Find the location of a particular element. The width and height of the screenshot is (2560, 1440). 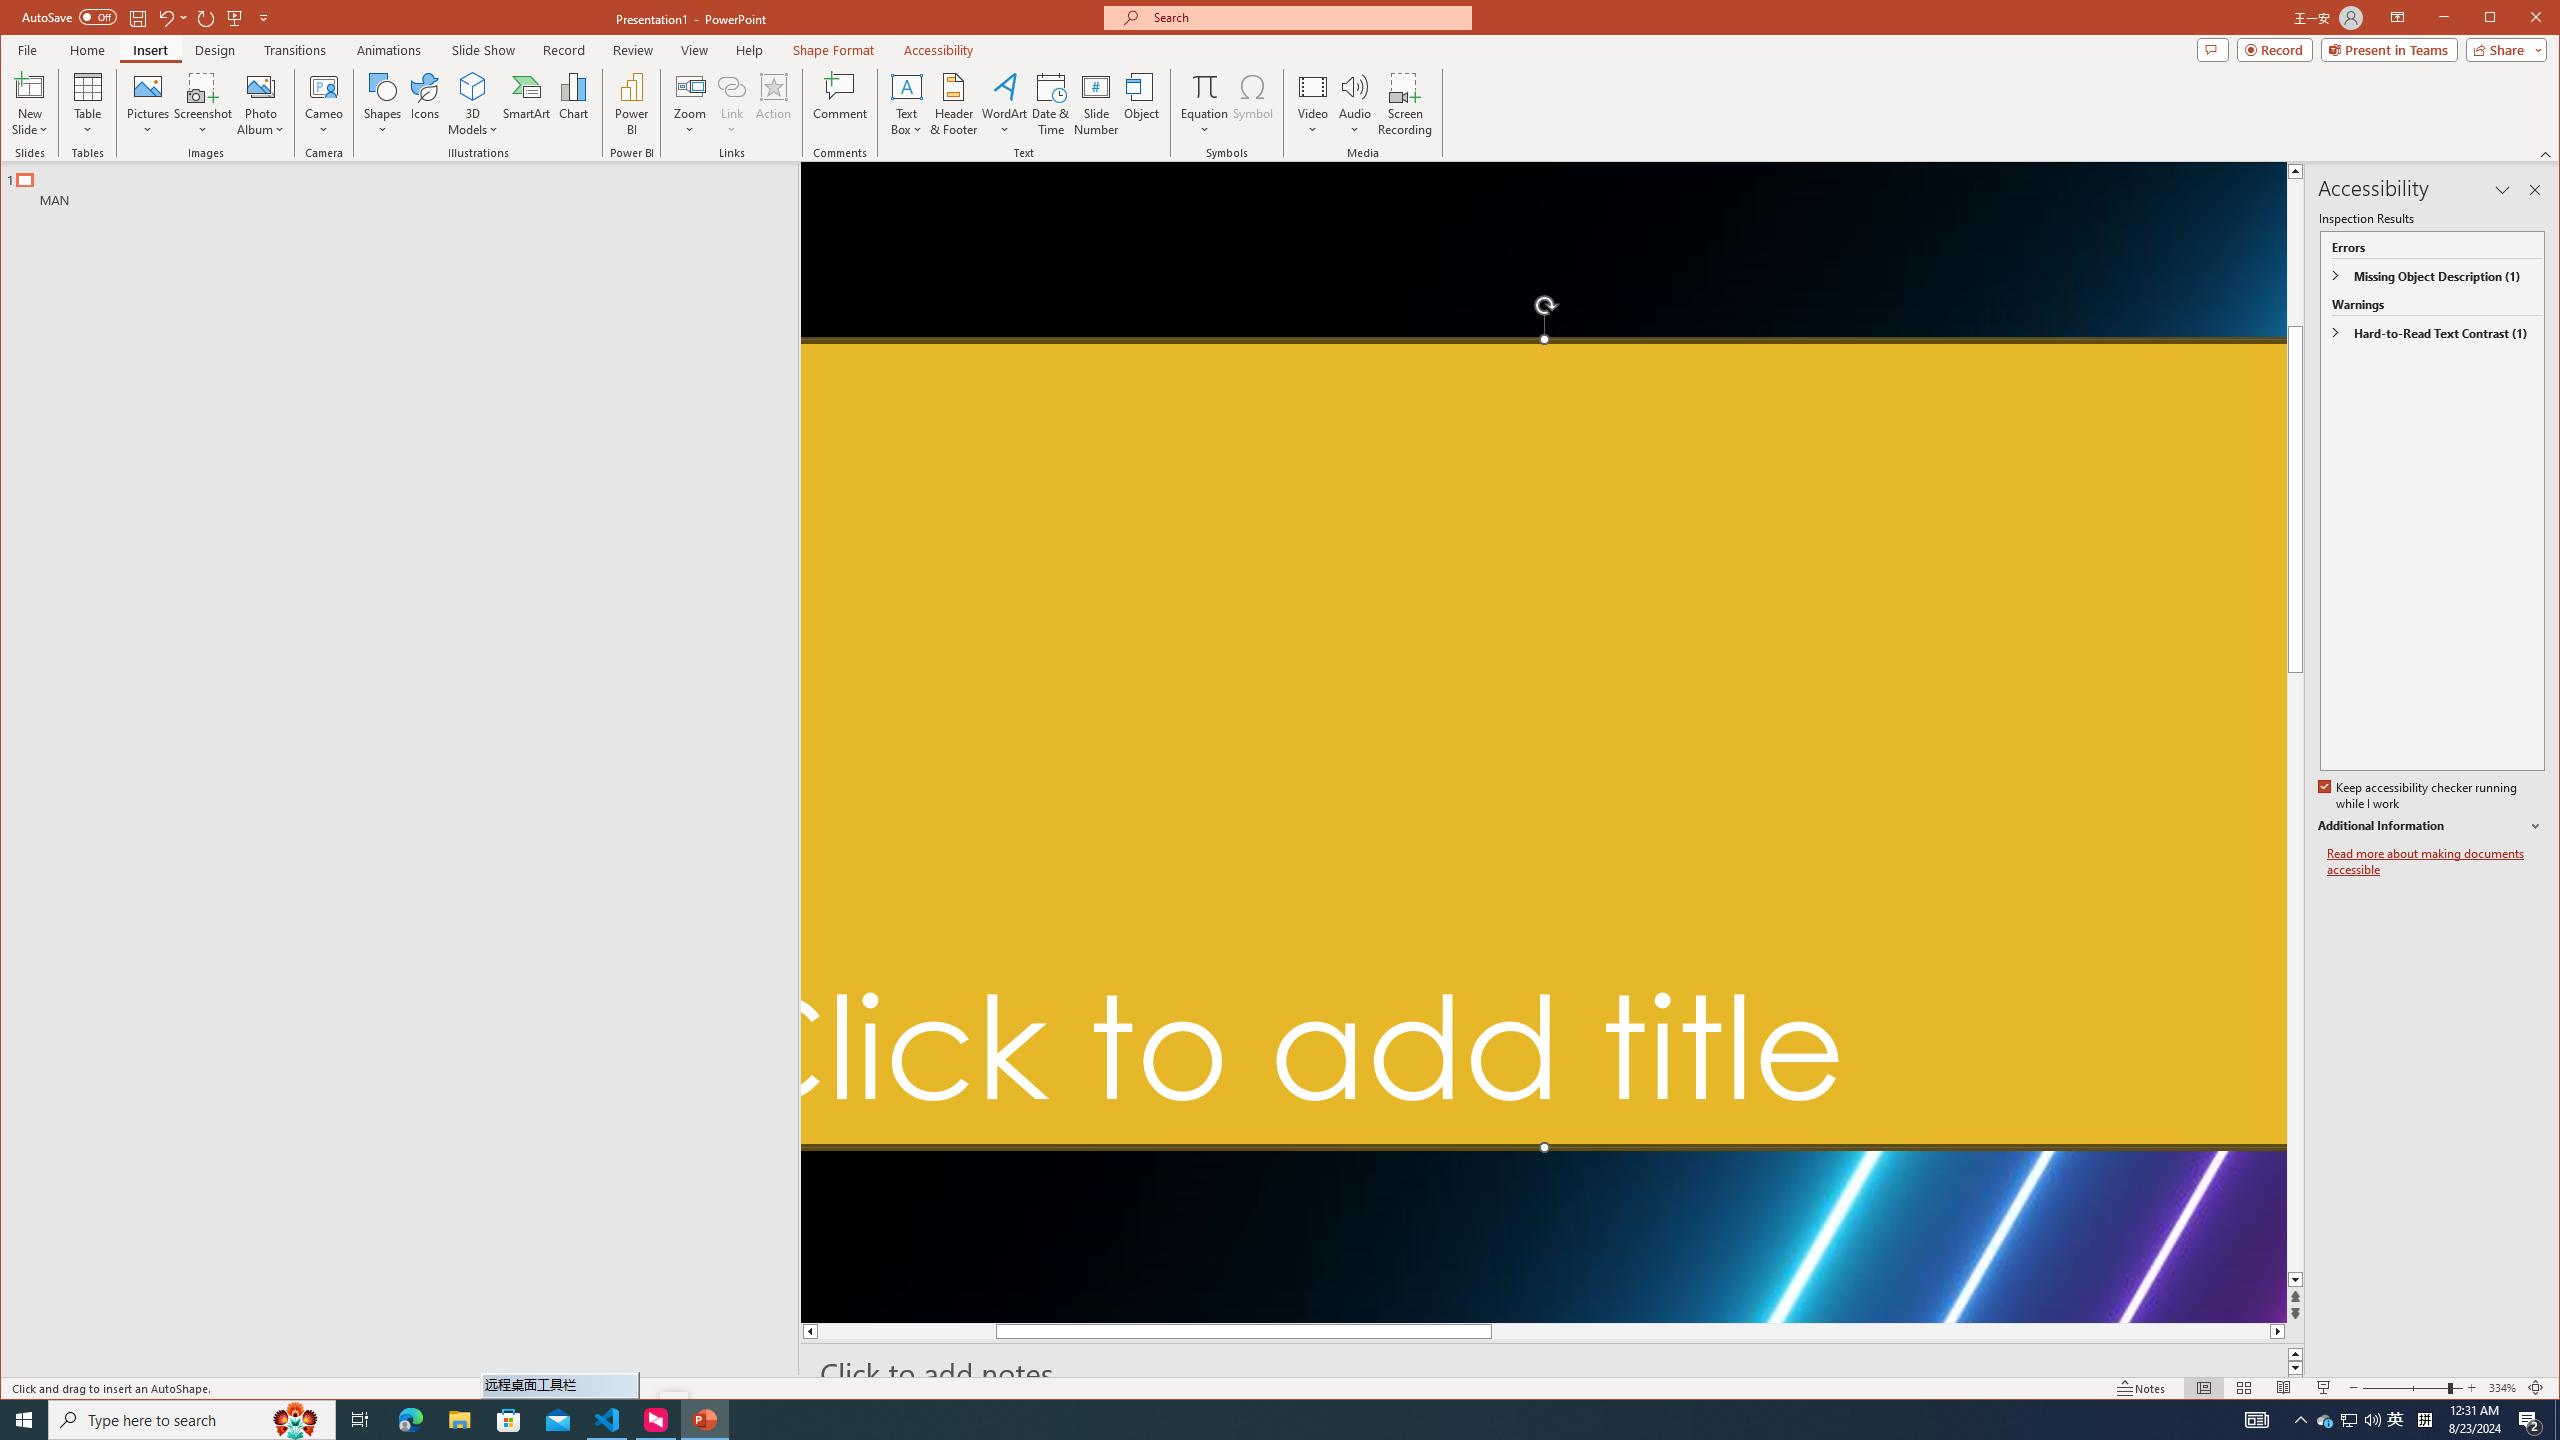

'Header & Footer...' is located at coordinates (953, 103).